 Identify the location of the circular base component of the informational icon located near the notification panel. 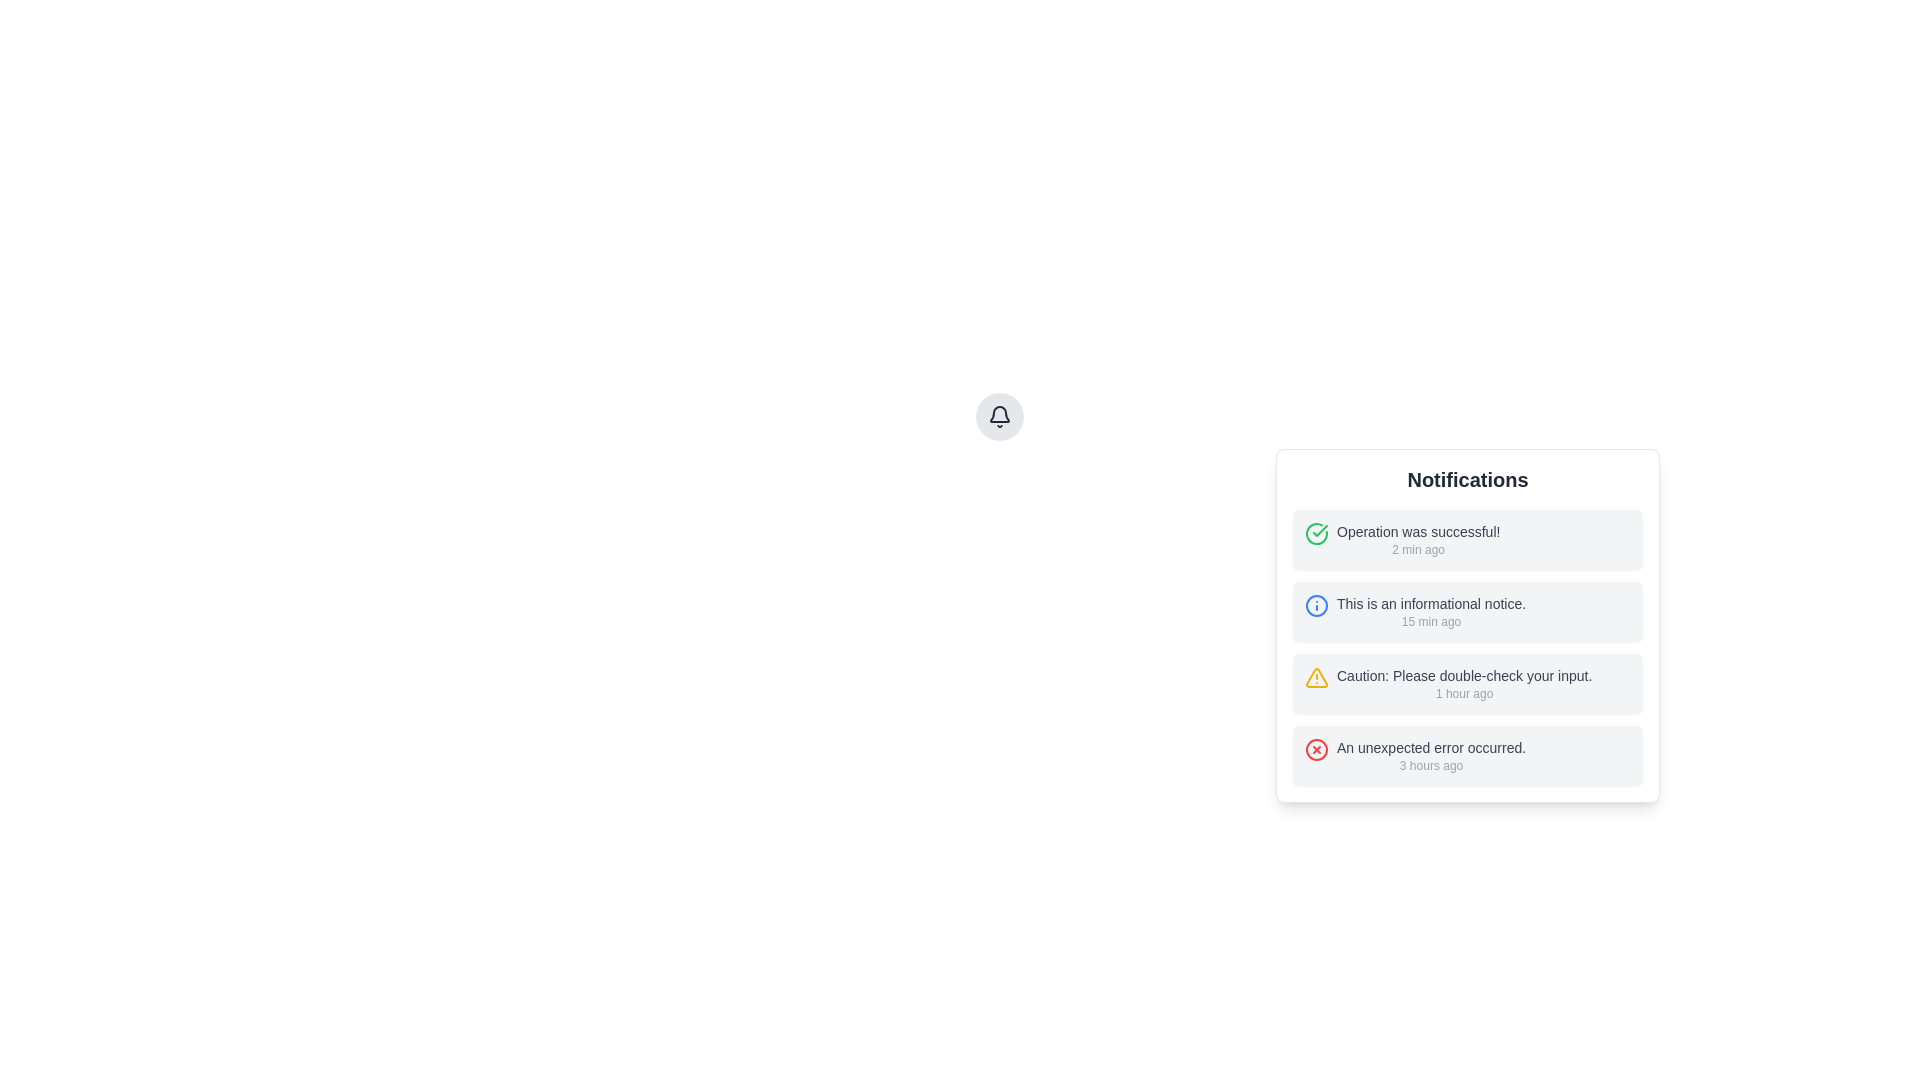
(1316, 604).